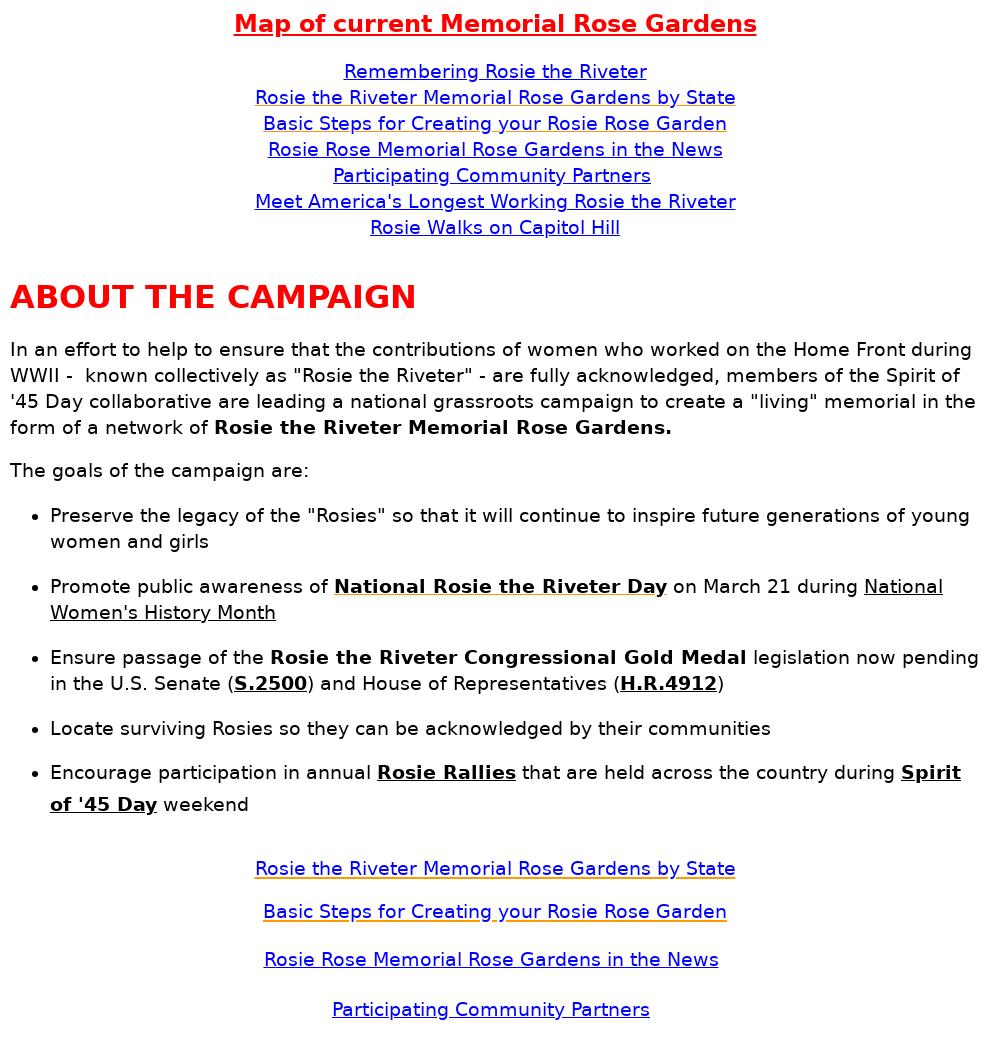 Image resolution: width=990 pixels, height=1043 pixels. What do you see at coordinates (442, 427) in the screenshot?
I see `'Rosie the Riveter Memorial Rose Gardens.'` at bounding box center [442, 427].